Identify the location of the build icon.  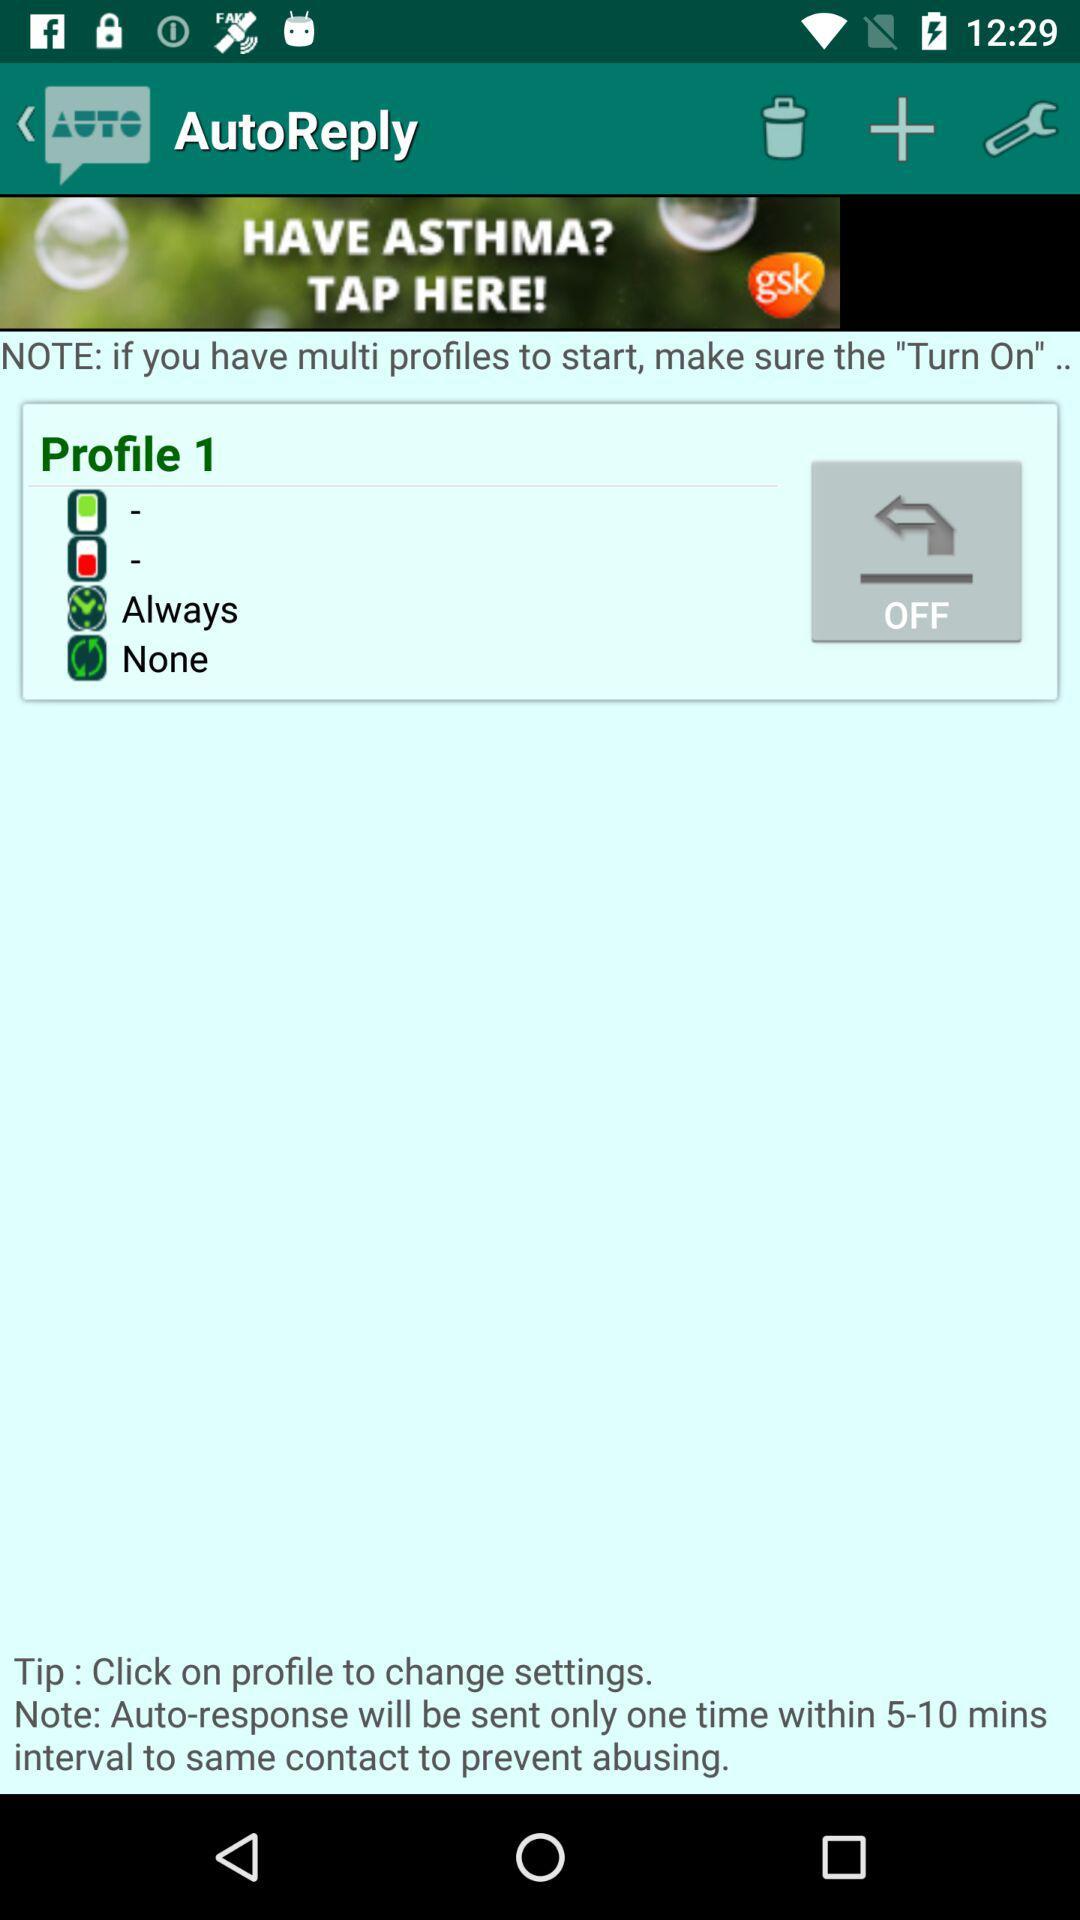
(1020, 127).